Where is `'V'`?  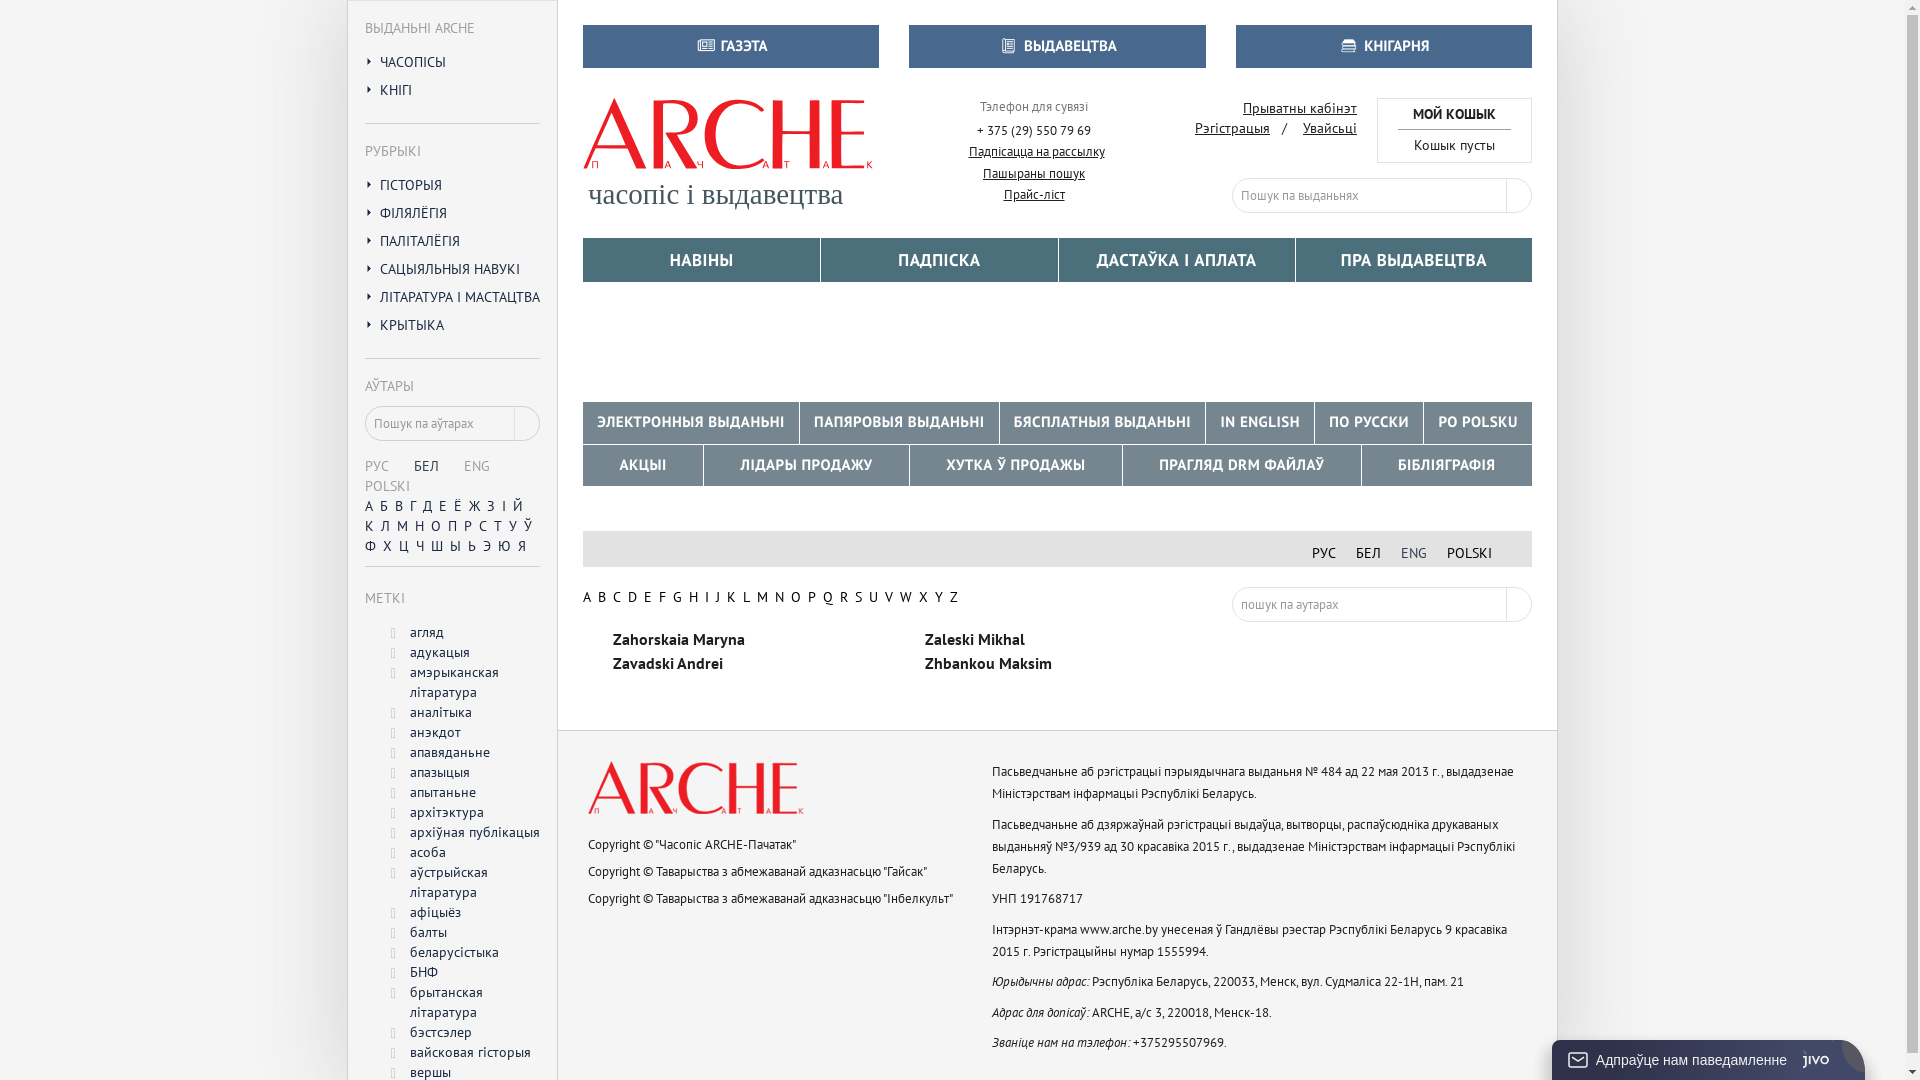 'V' is located at coordinates (883, 596).